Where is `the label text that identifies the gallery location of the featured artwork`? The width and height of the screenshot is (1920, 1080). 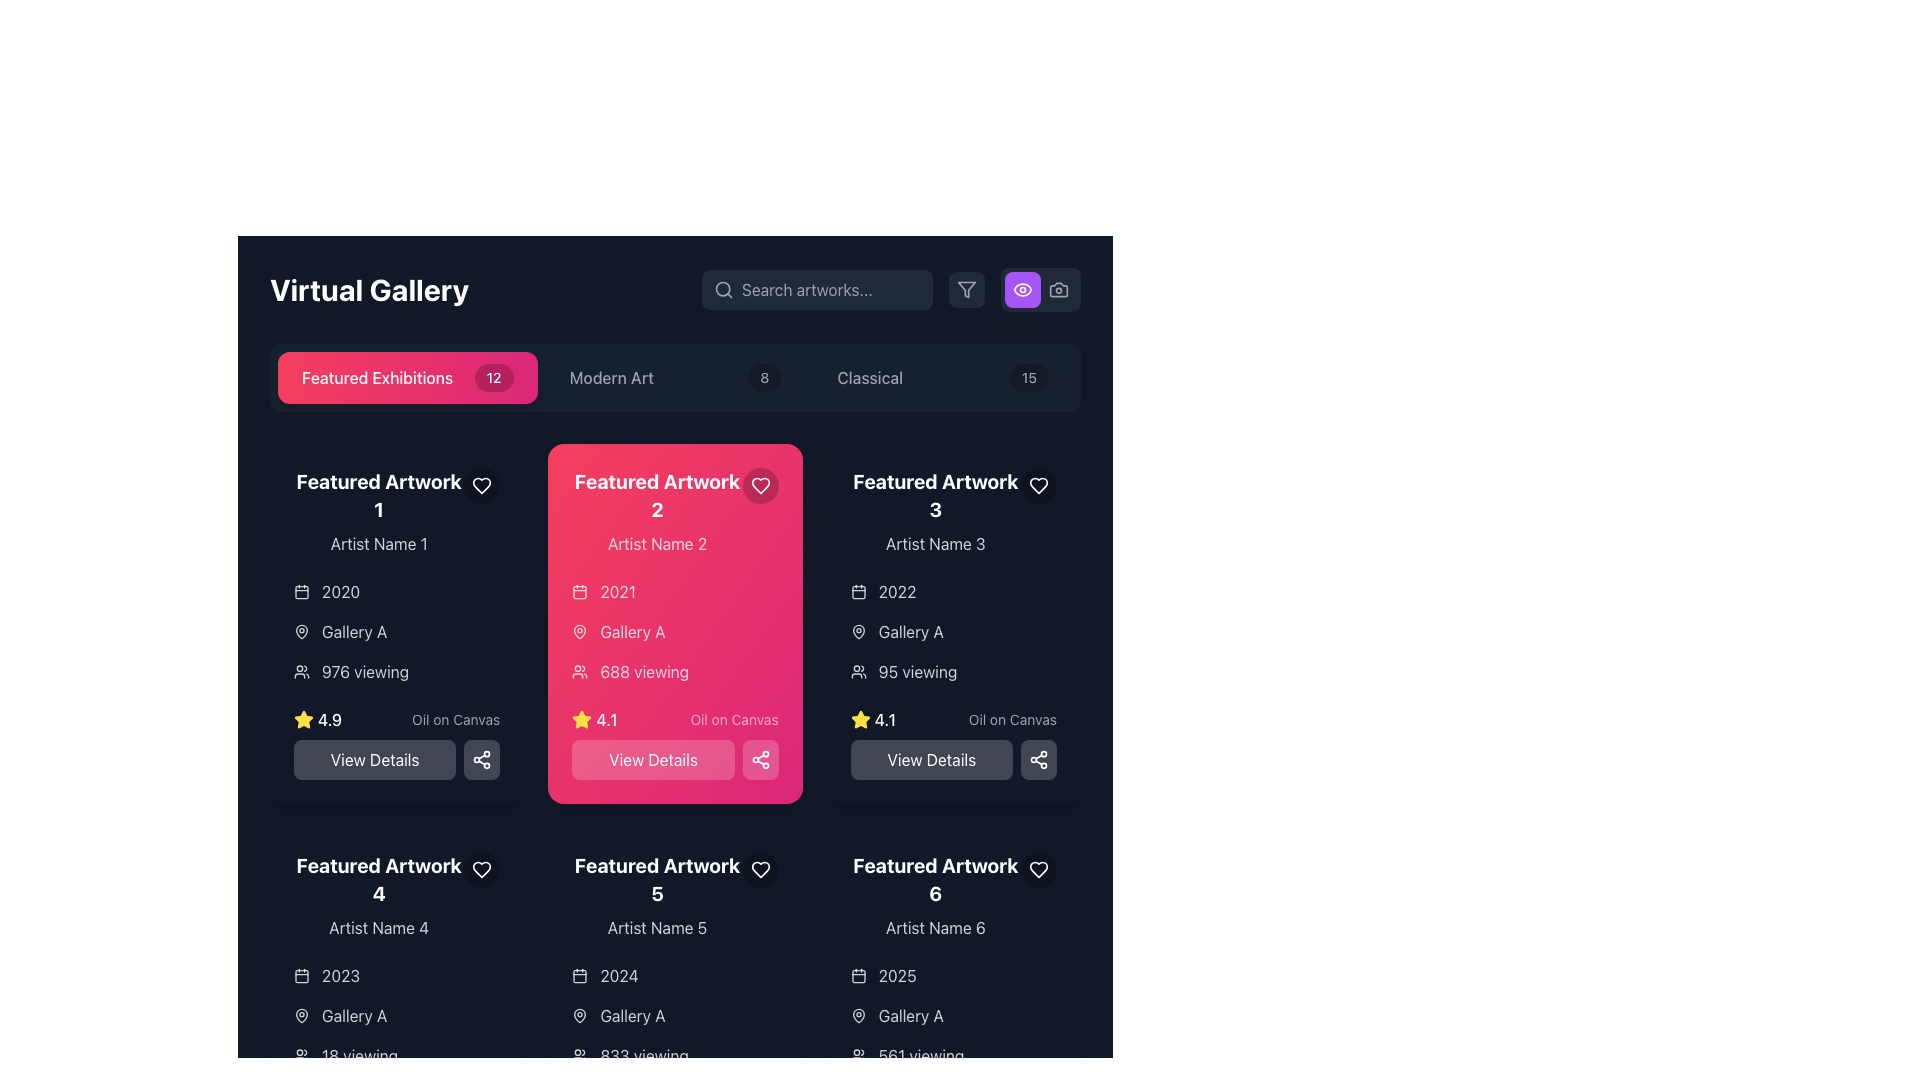 the label text that identifies the gallery location of the featured artwork is located at coordinates (910, 632).